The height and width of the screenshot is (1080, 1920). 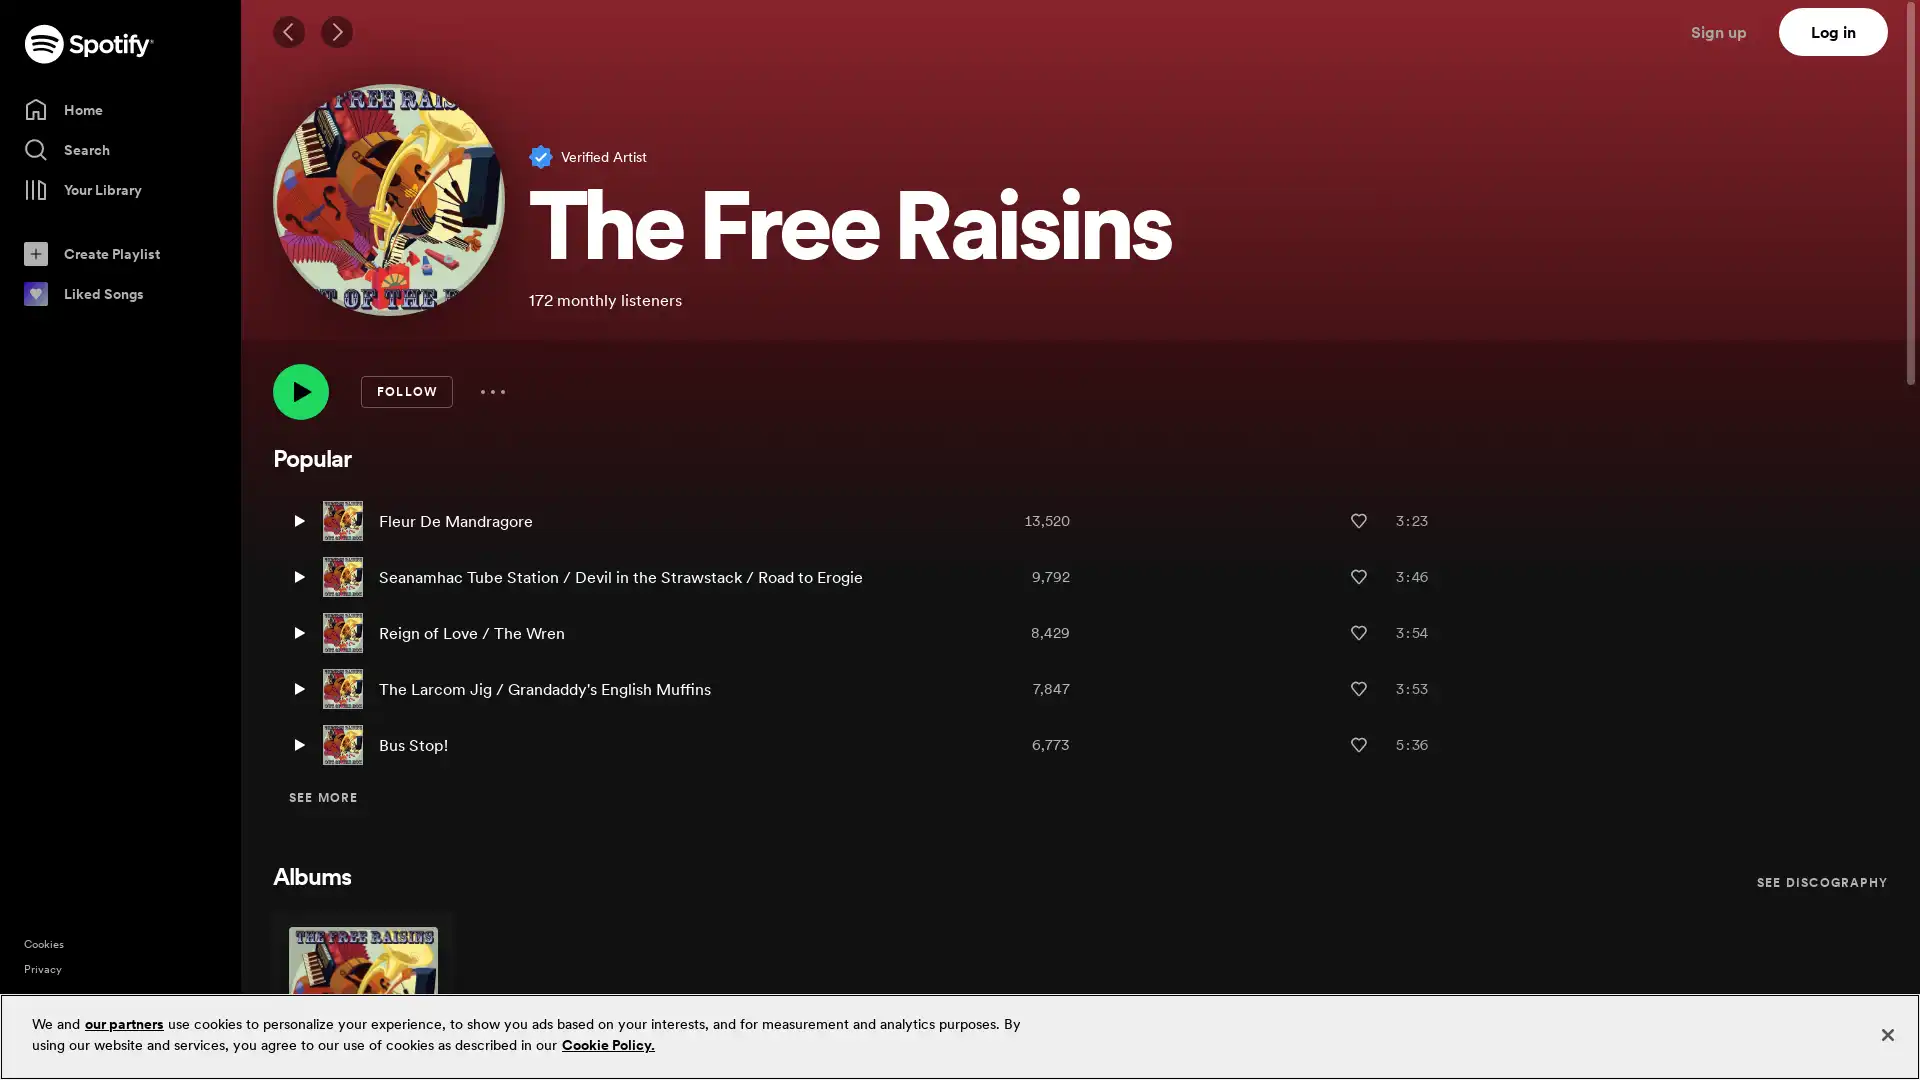 I want to click on Sign up, so click(x=1730, y=31).